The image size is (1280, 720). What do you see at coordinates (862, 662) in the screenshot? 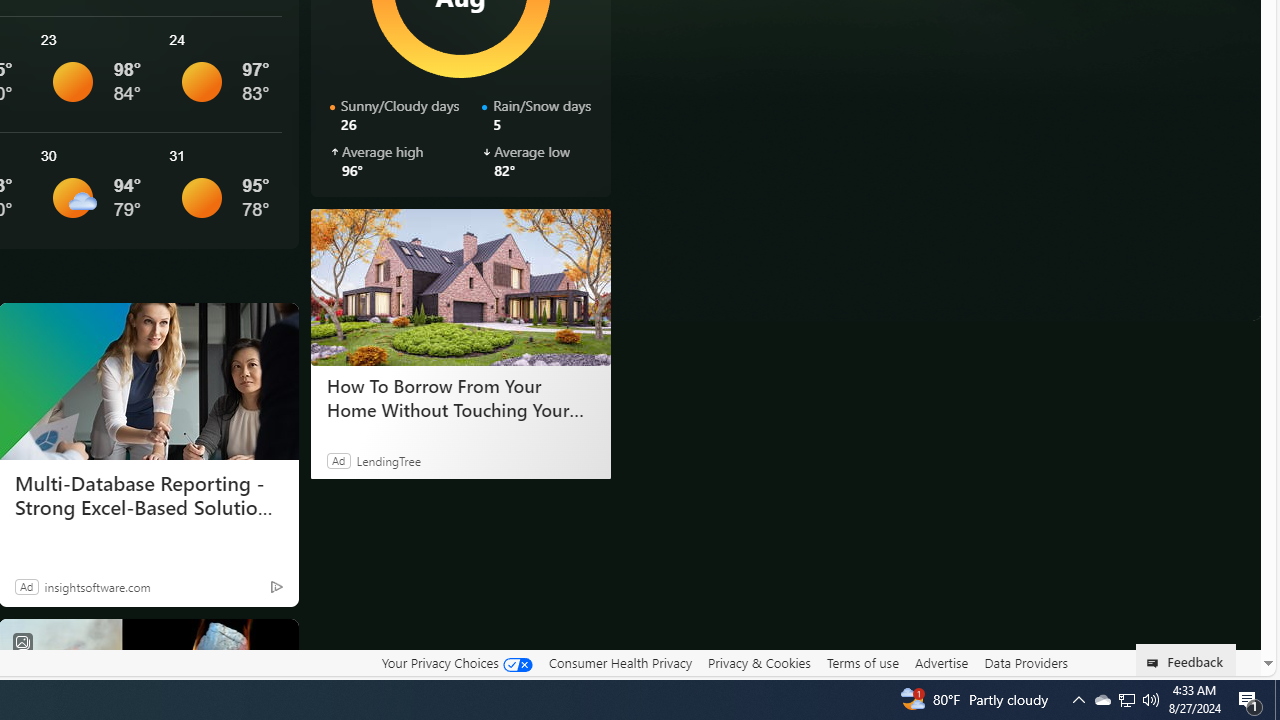
I see `'Terms of use'` at bounding box center [862, 662].